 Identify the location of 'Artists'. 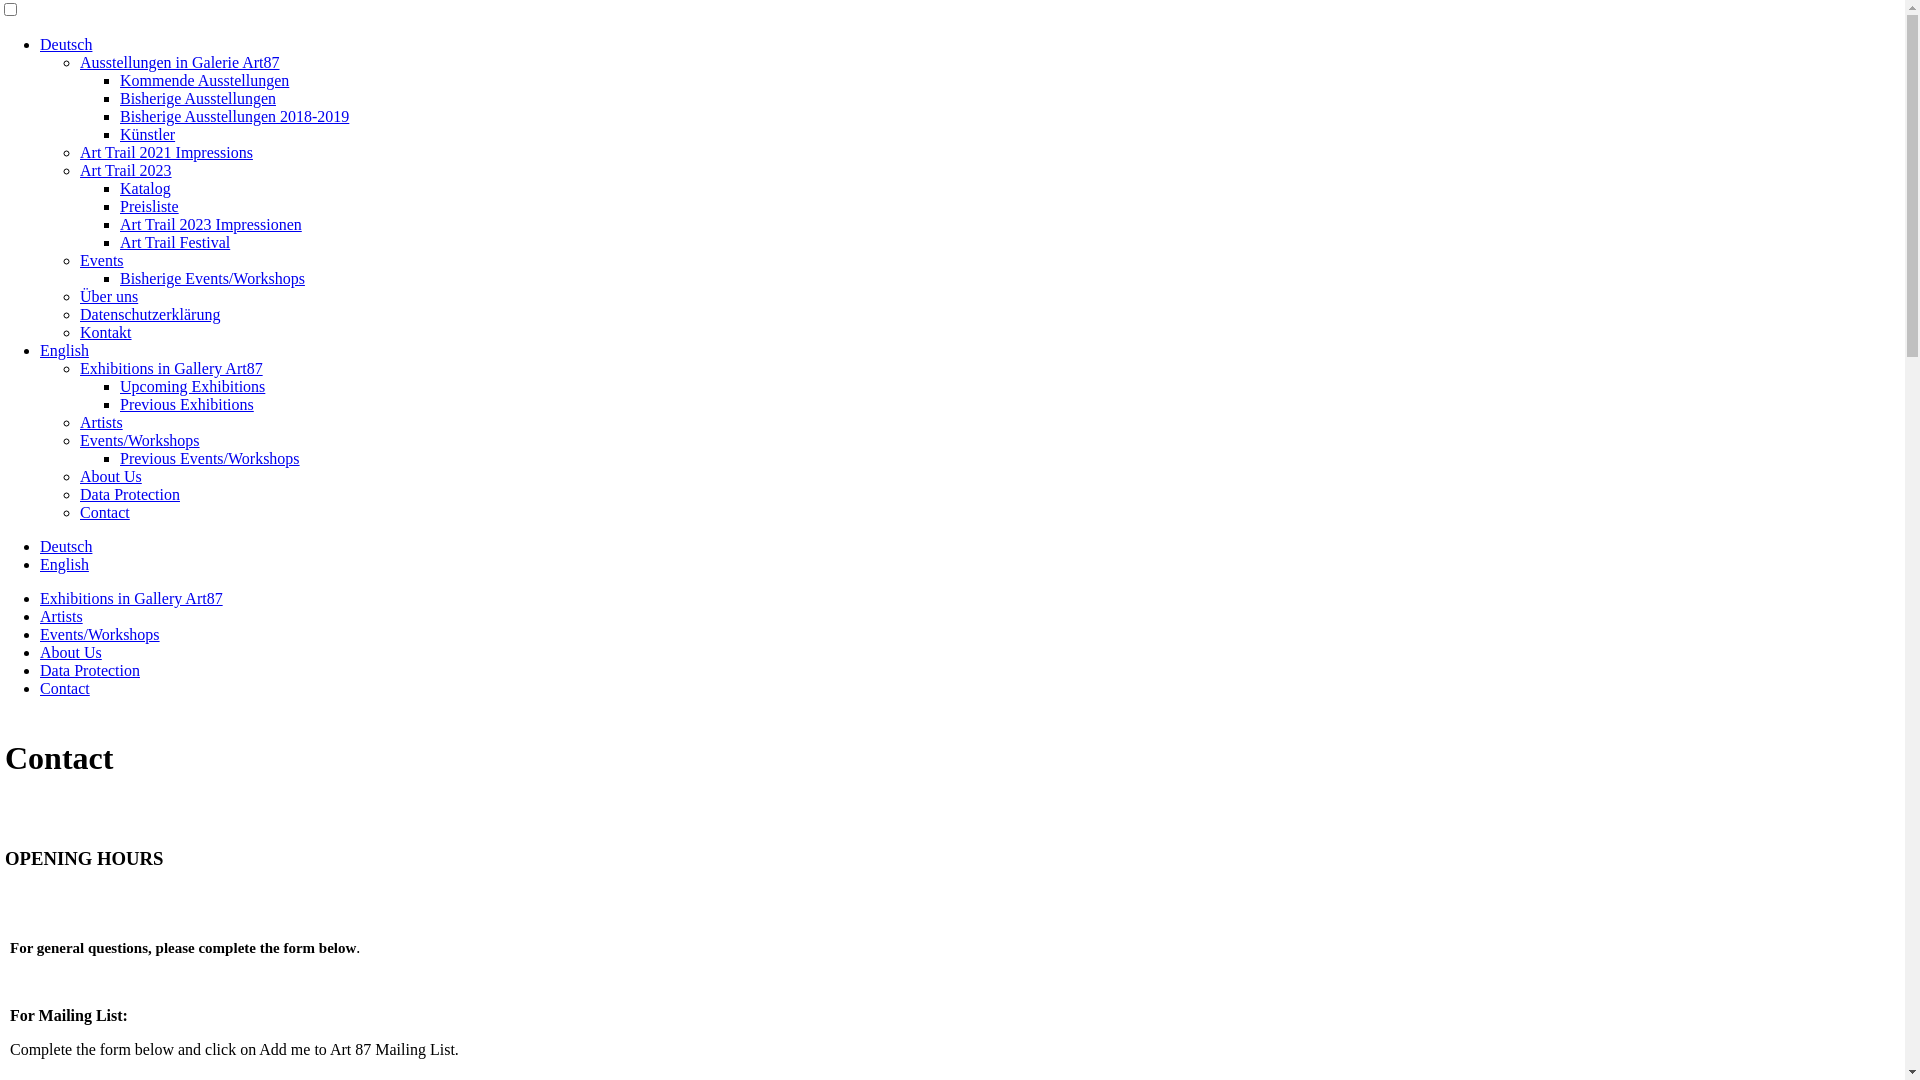
(61, 615).